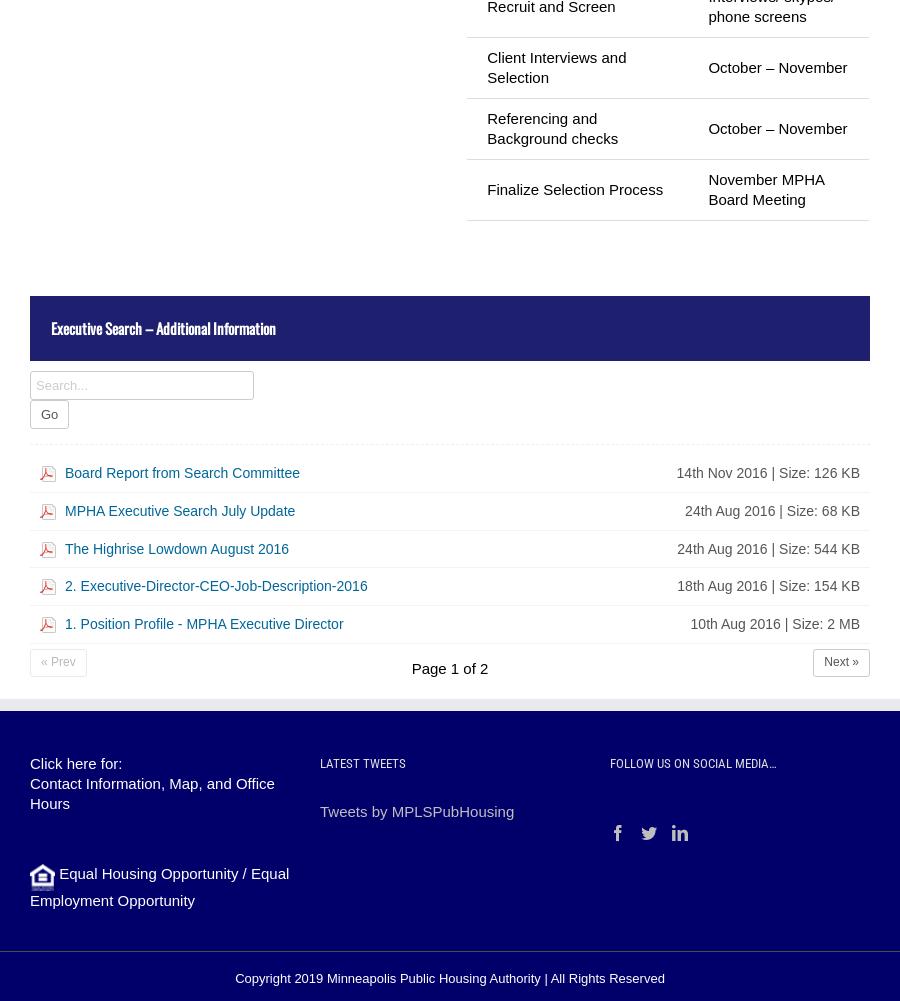  What do you see at coordinates (453, 667) in the screenshot?
I see `'1'` at bounding box center [453, 667].